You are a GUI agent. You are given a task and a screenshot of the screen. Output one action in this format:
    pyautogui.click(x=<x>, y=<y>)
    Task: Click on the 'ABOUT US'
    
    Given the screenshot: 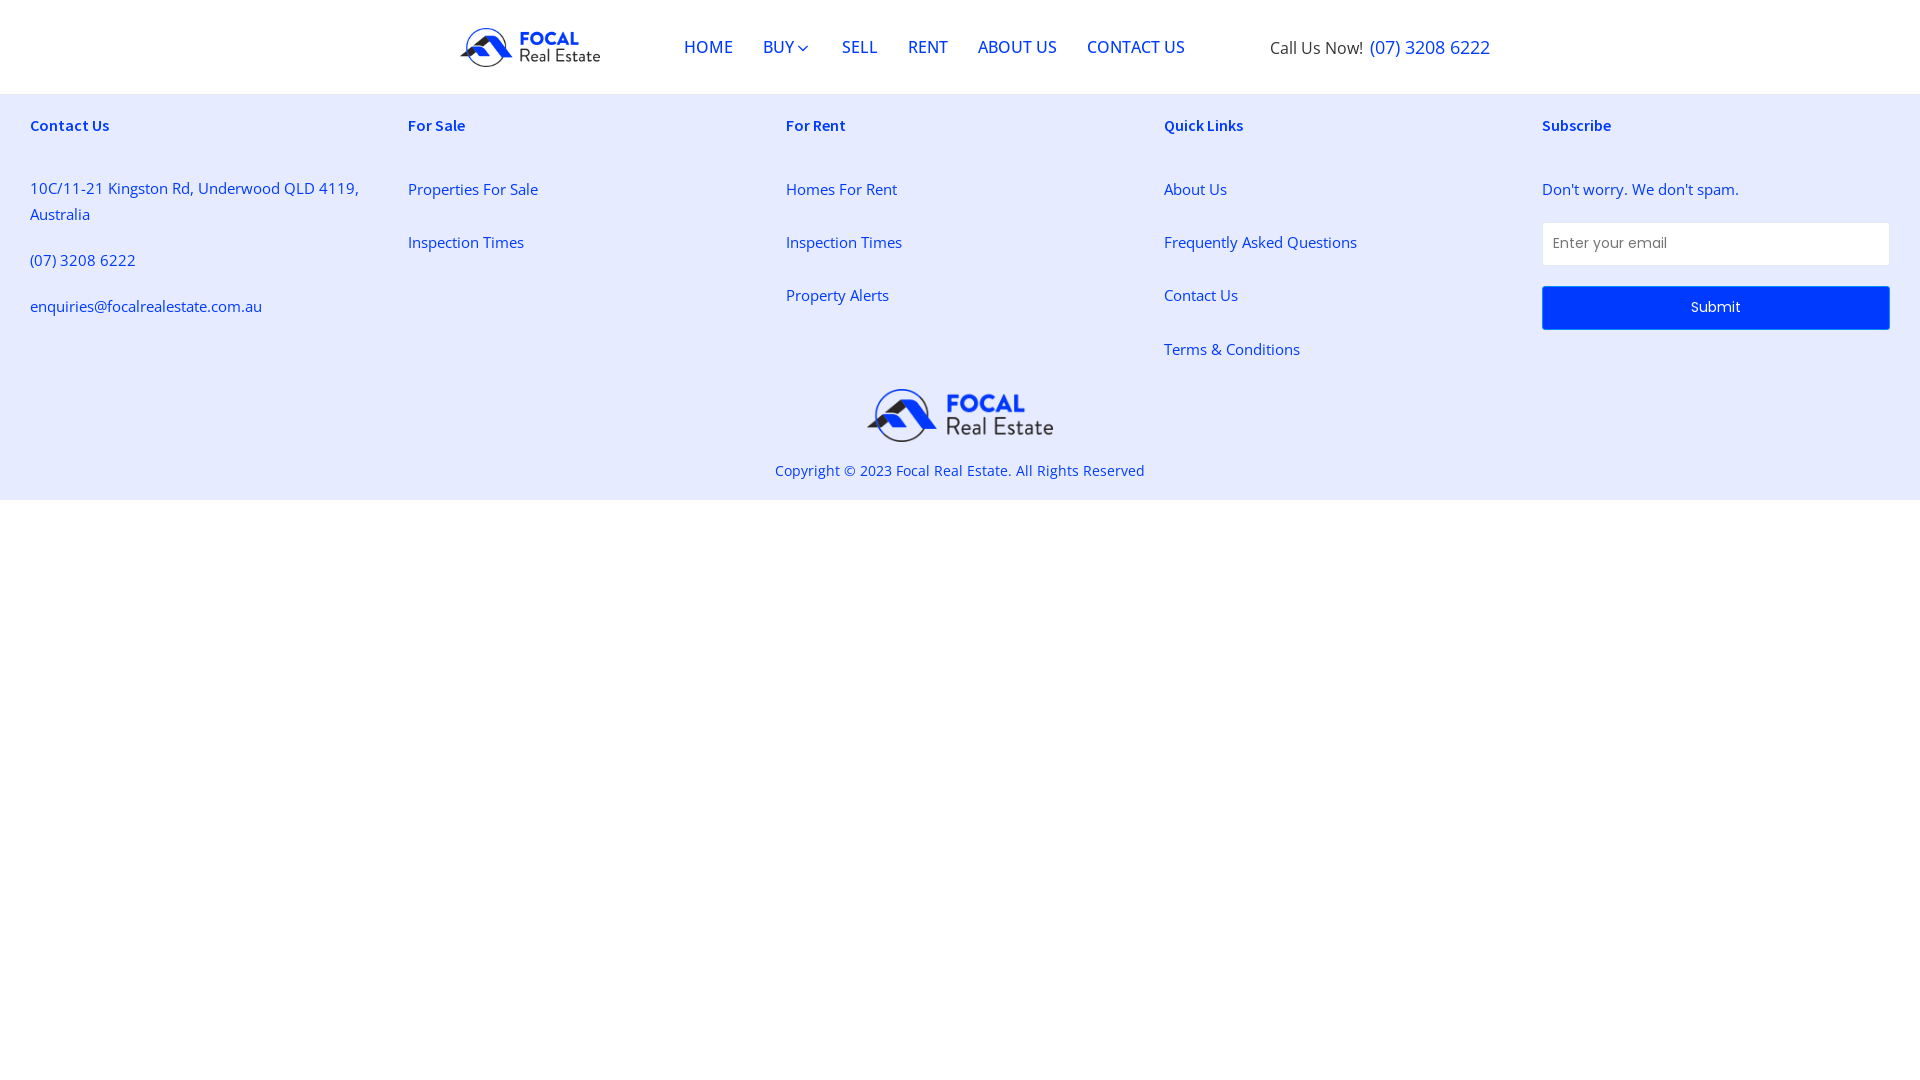 What is the action you would take?
    pyautogui.click(x=1017, y=46)
    